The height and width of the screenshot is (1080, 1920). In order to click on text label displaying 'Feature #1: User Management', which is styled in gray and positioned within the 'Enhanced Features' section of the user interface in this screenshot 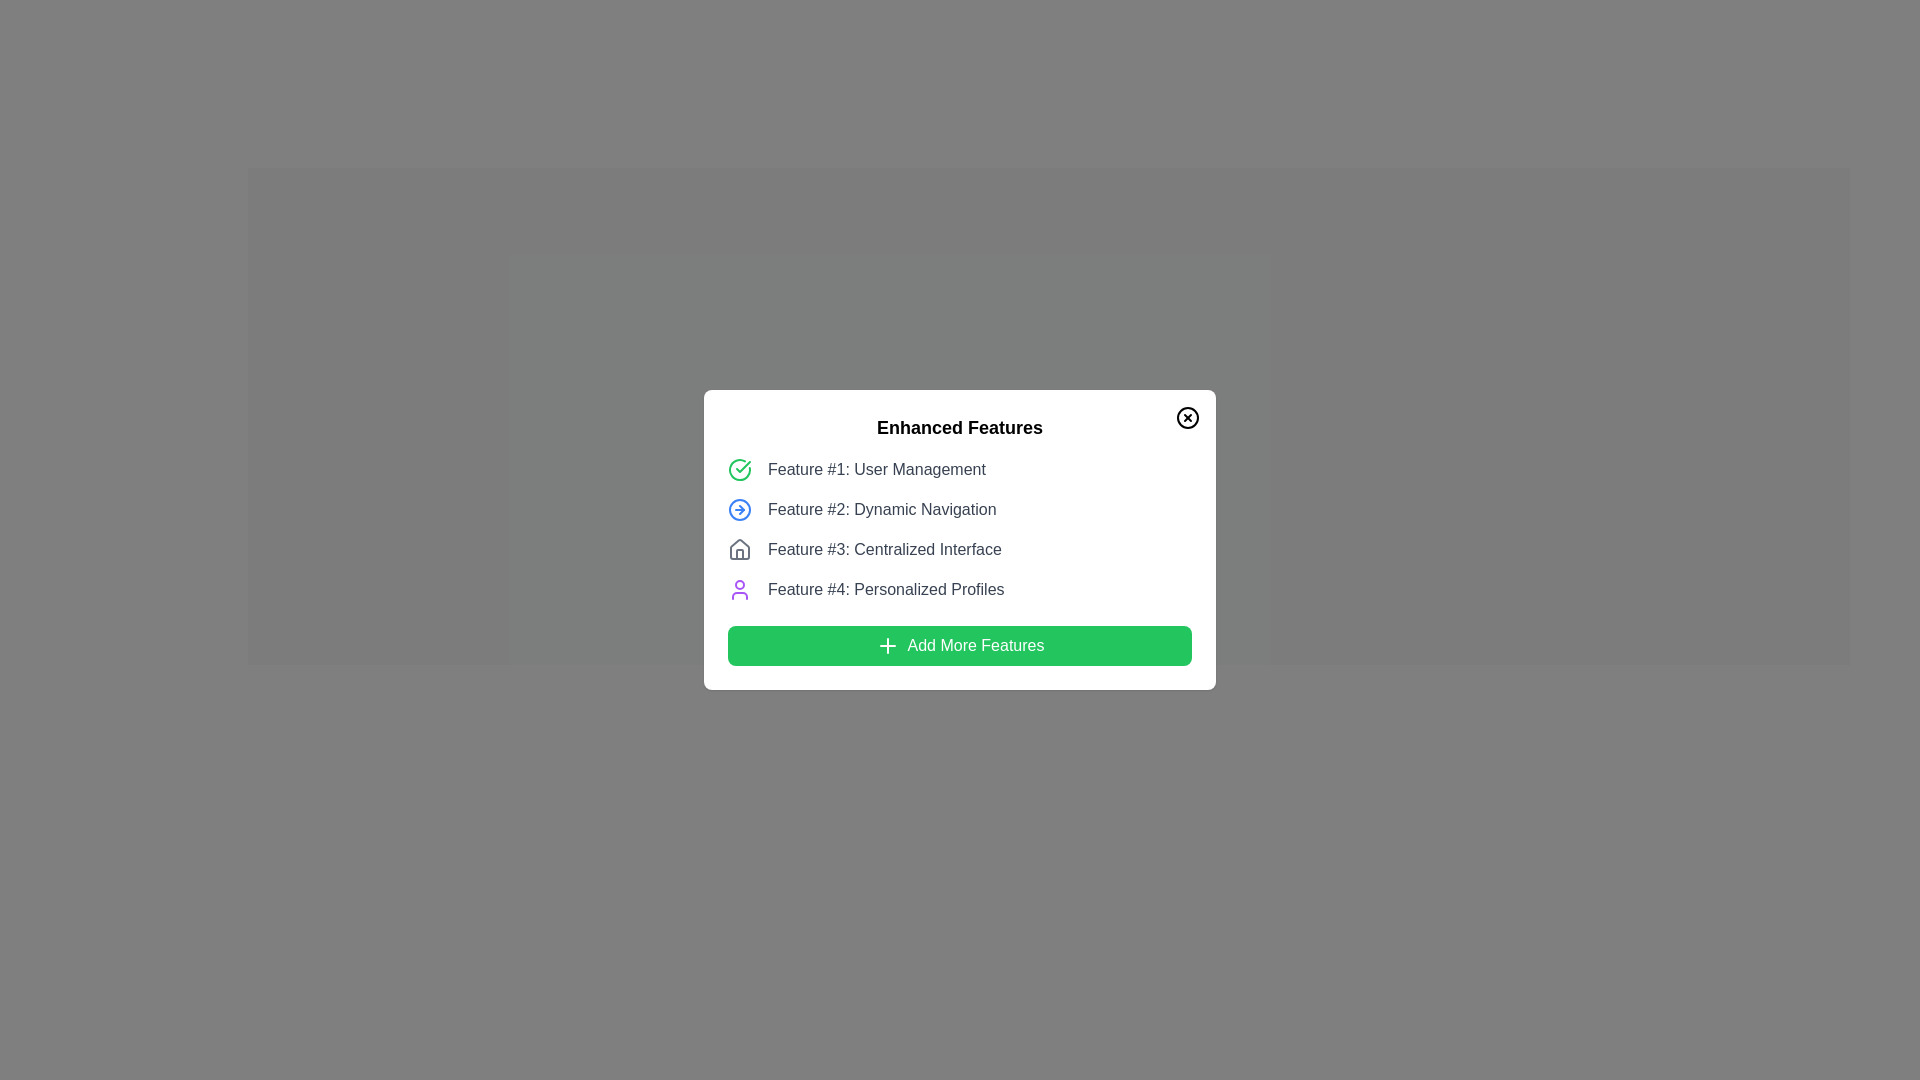, I will do `click(876, 470)`.